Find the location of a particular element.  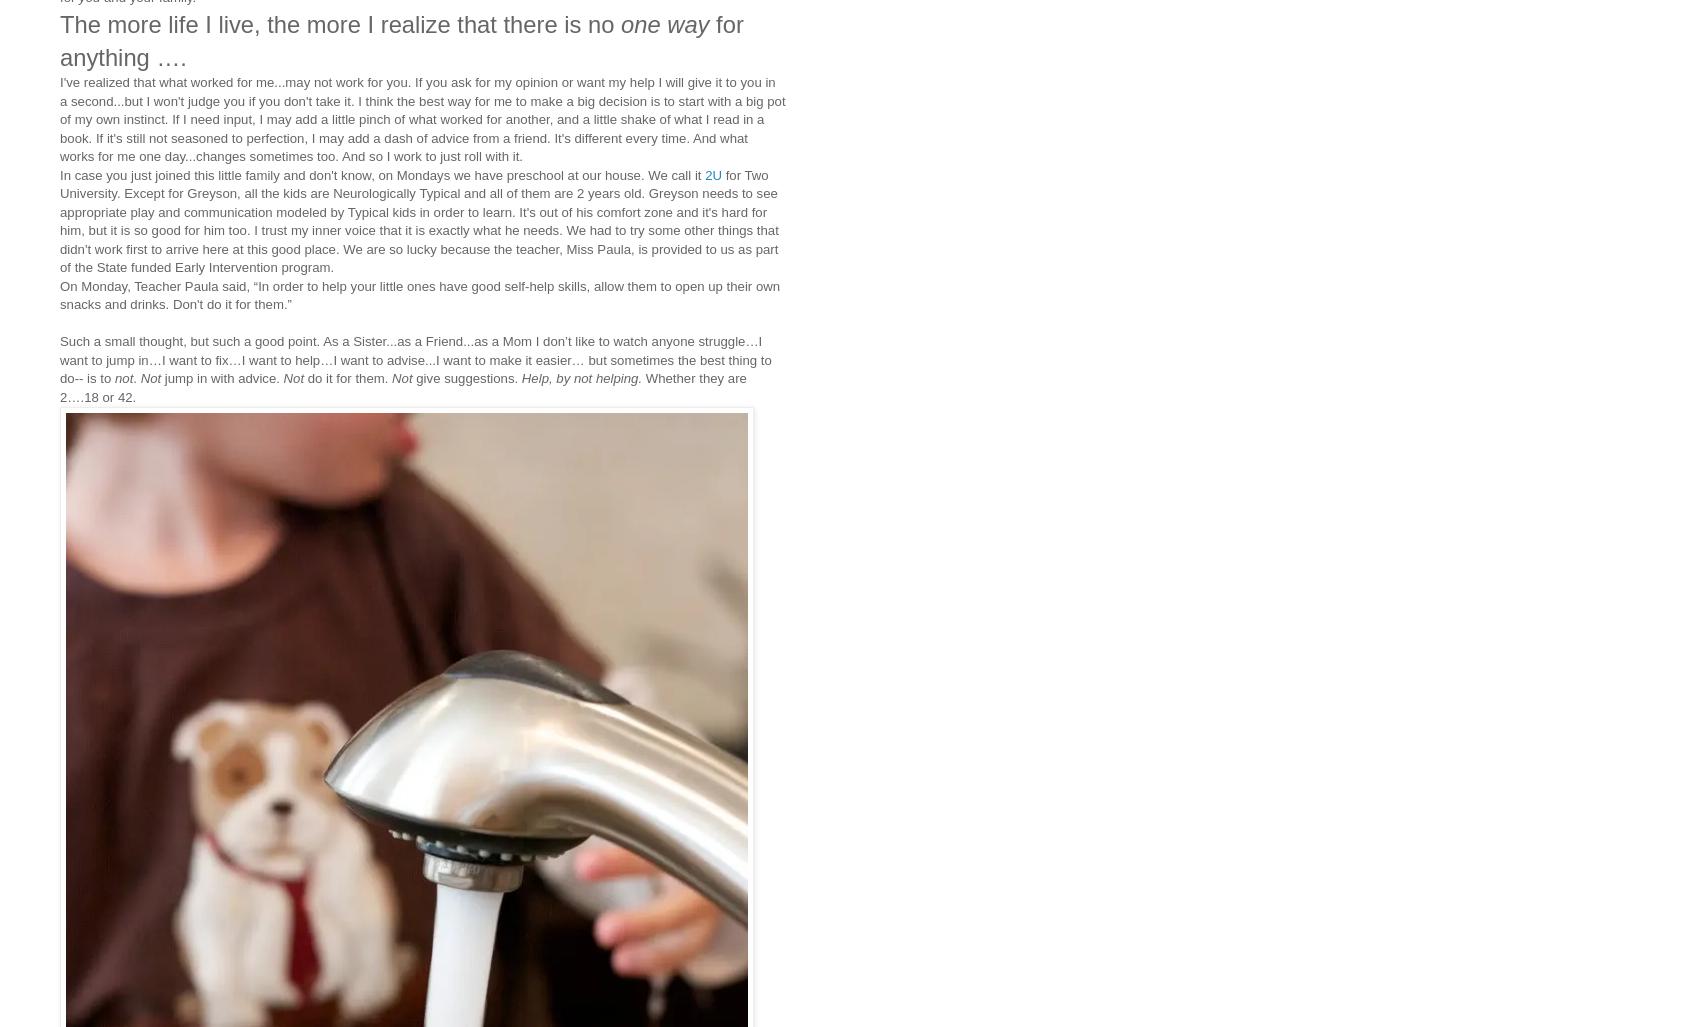

'Such a small thought, but such a good point. As a Sister...as a Friend...as a Mom I don’t like to watch anyone struggle…I want to jump in…I want to fix…I want to help…I want to advise...I want to make it easier… but sometimes the best thing to do-- is to' is located at coordinates (415, 359).